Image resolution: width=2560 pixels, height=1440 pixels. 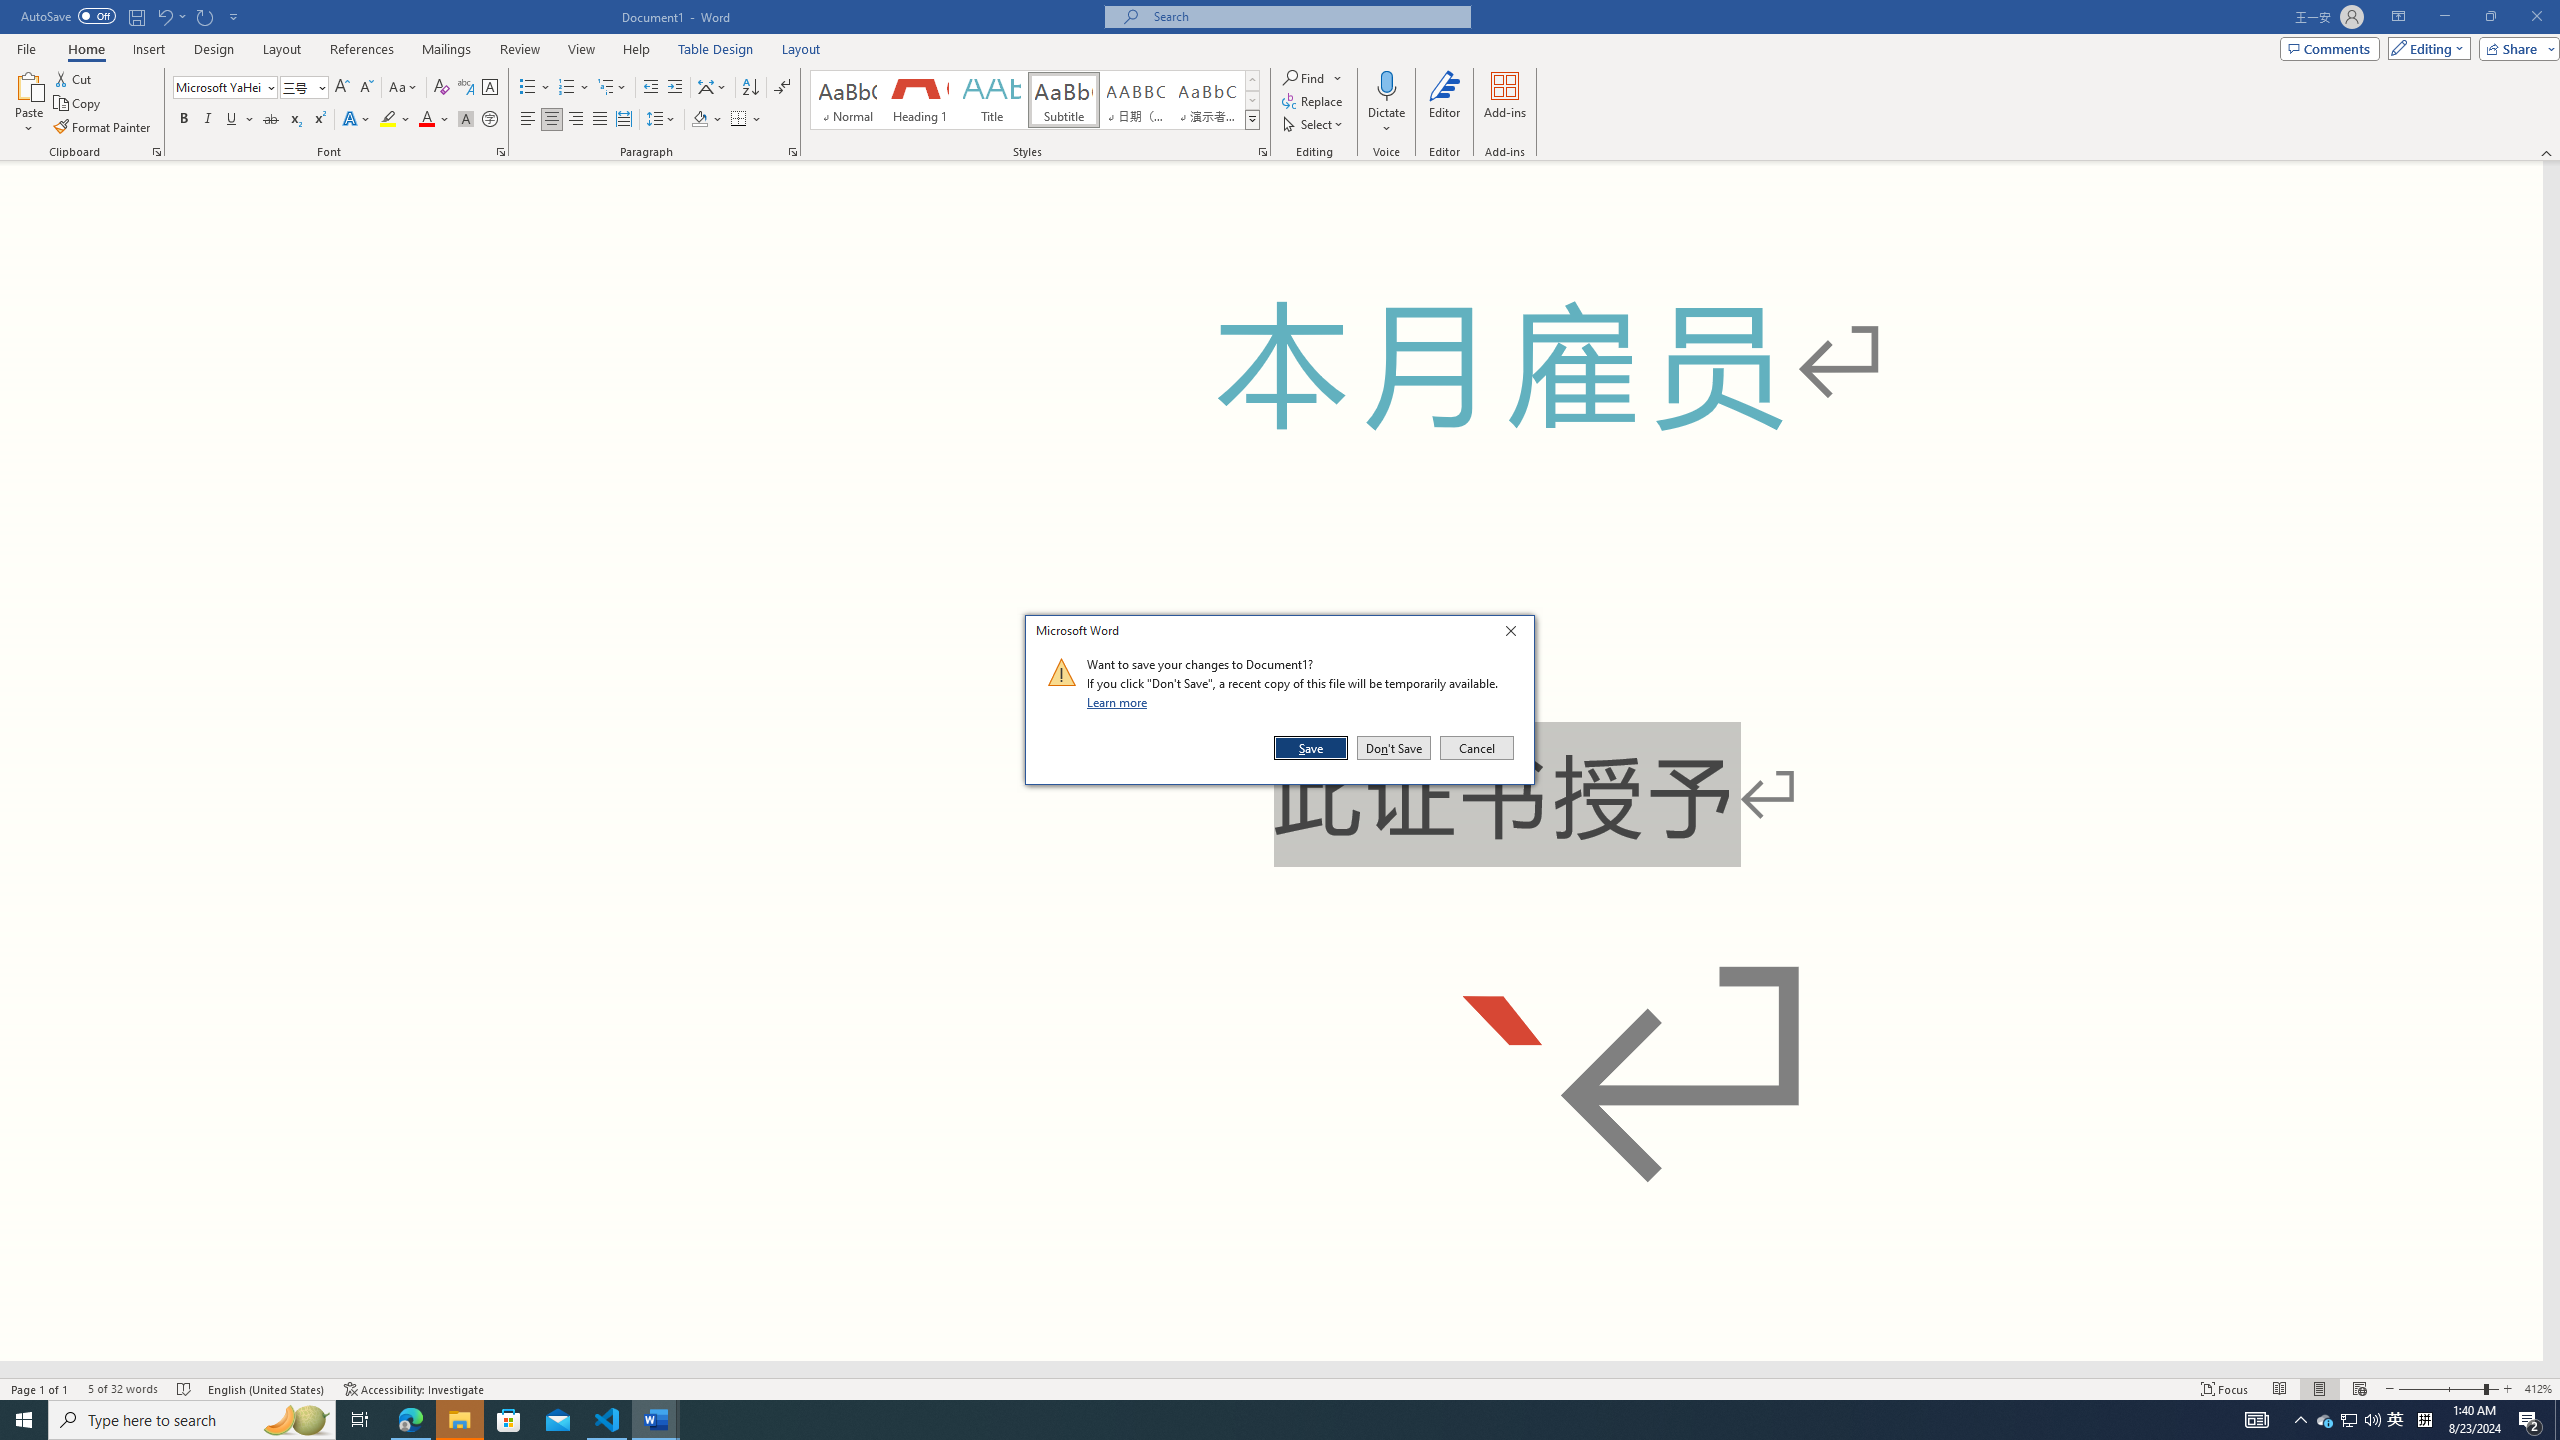 What do you see at coordinates (25, 47) in the screenshot?
I see `'File Tab'` at bounding box center [25, 47].